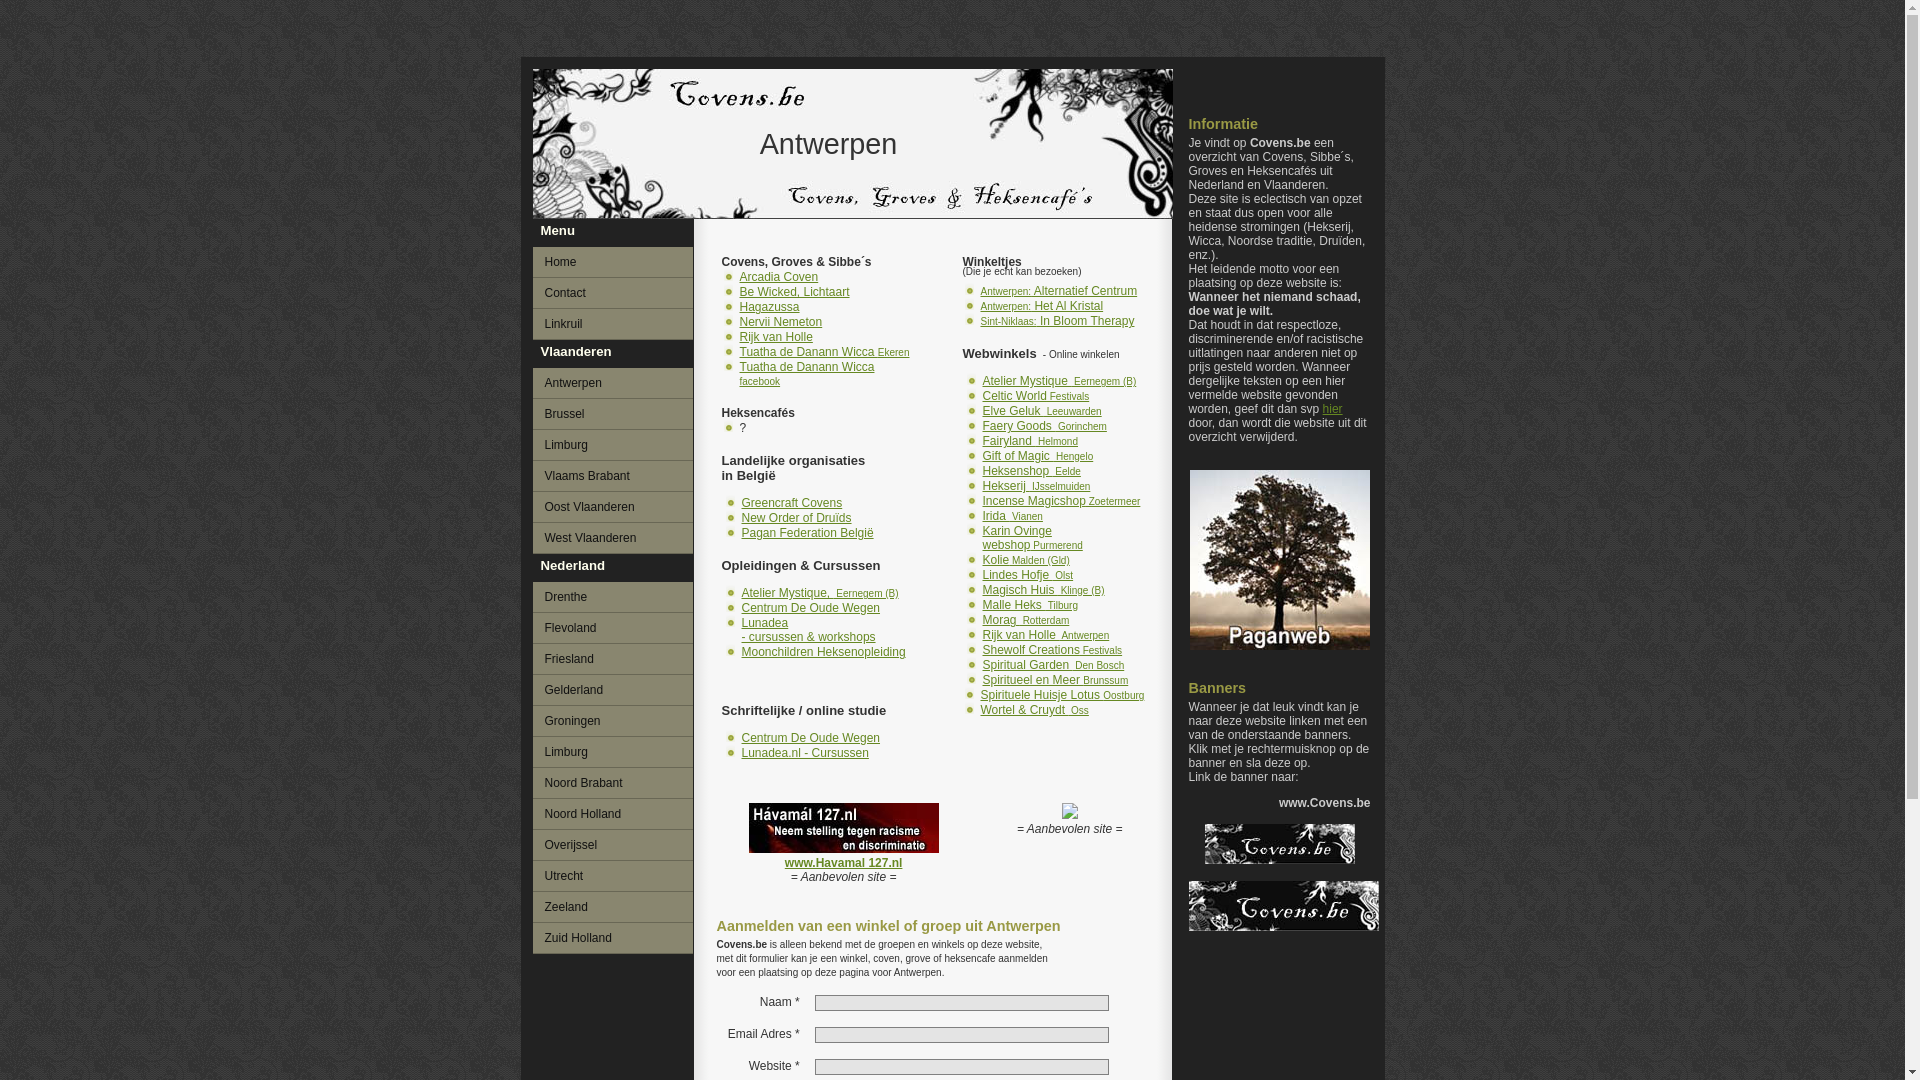 The image size is (1920, 1080). What do you see at coordinates (610, 323) in the screenshot?
I see `'Linkruil'` at bounding box center [610, 323].